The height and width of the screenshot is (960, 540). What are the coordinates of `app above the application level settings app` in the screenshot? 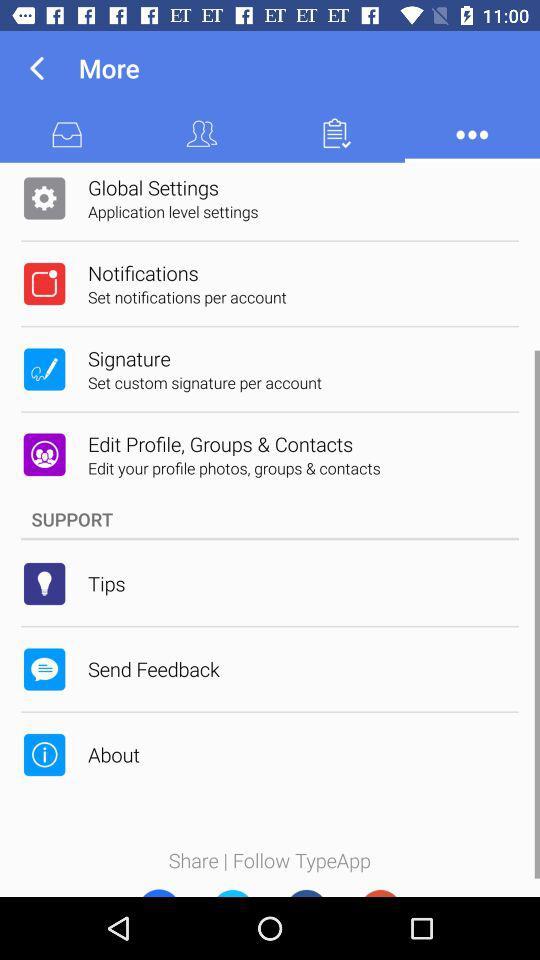 It's located at (152, 187).